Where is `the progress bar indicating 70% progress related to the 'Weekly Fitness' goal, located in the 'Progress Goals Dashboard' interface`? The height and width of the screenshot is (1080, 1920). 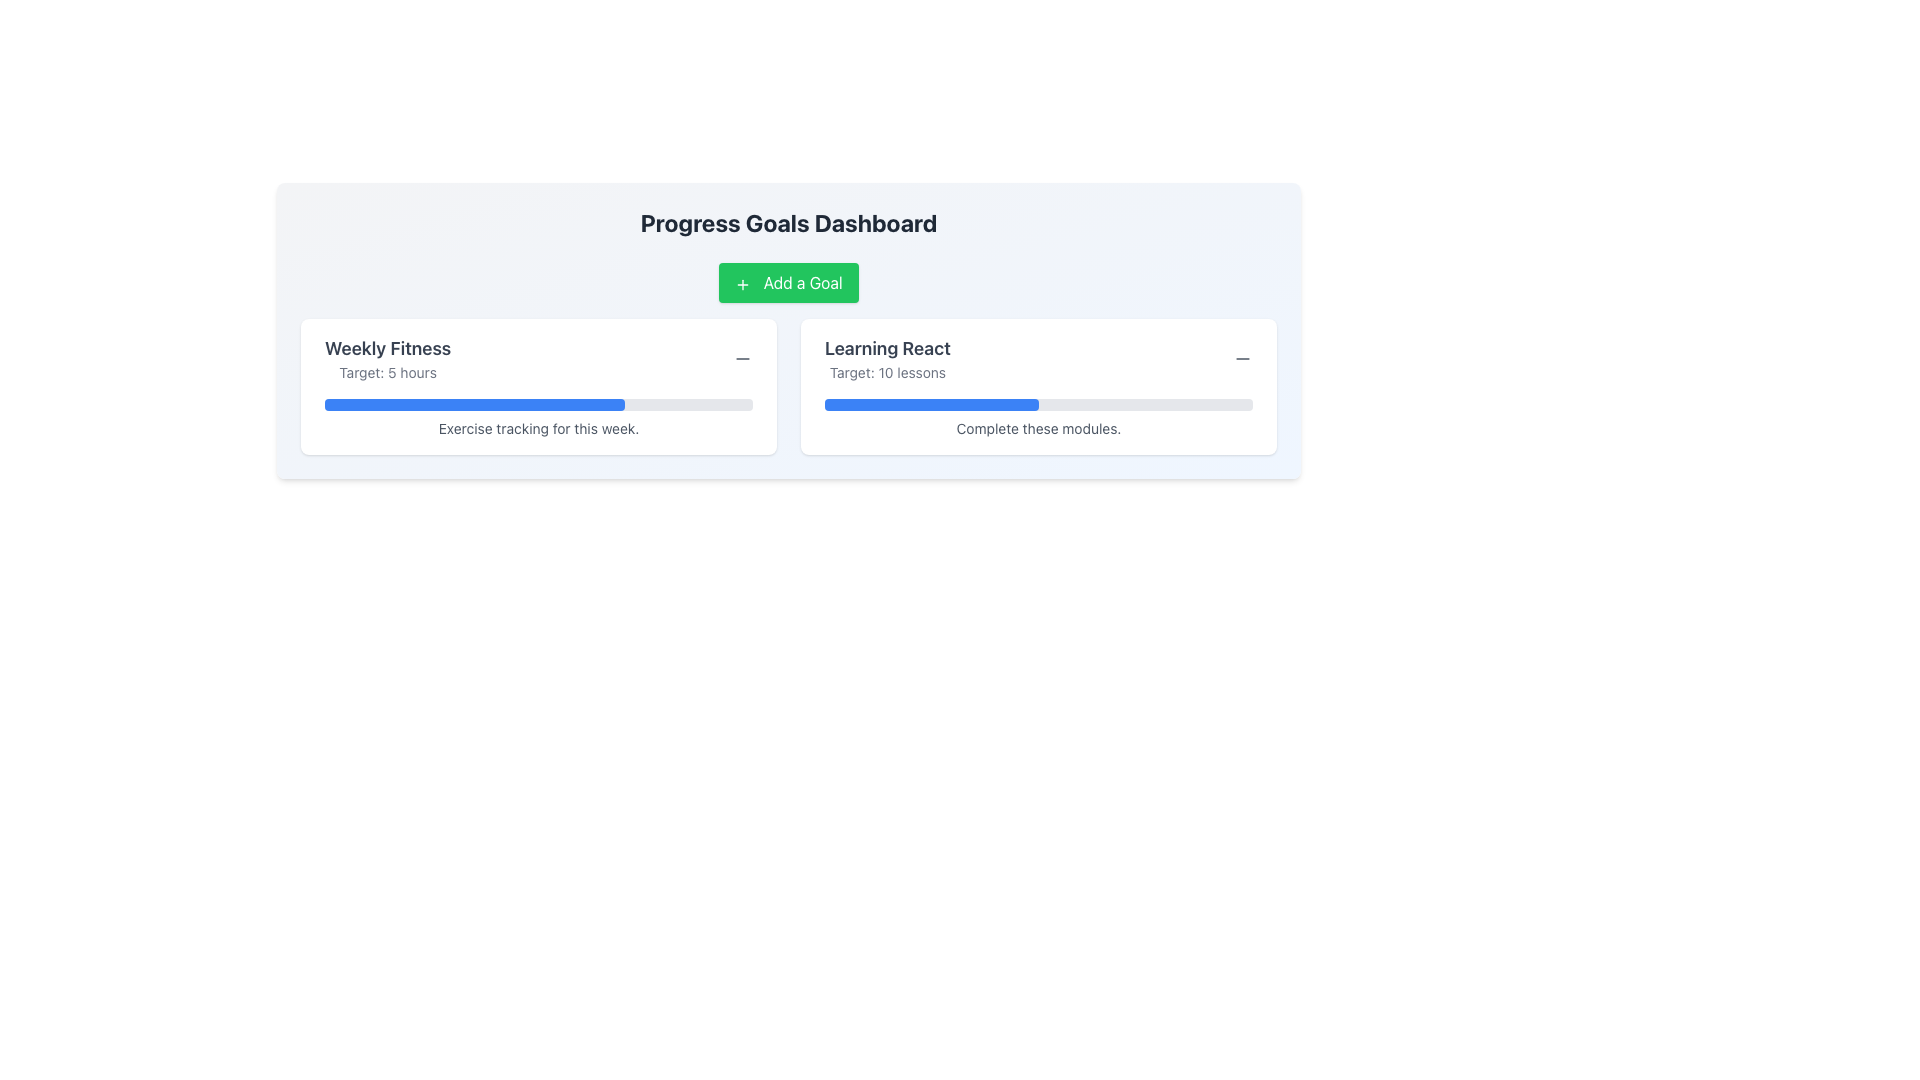
the progress bar indicating 70% progress related to the 'Weekly Fitness' goal, located in the 'Progress Goals Dashboard' interface is located at coordinates (473, 405).